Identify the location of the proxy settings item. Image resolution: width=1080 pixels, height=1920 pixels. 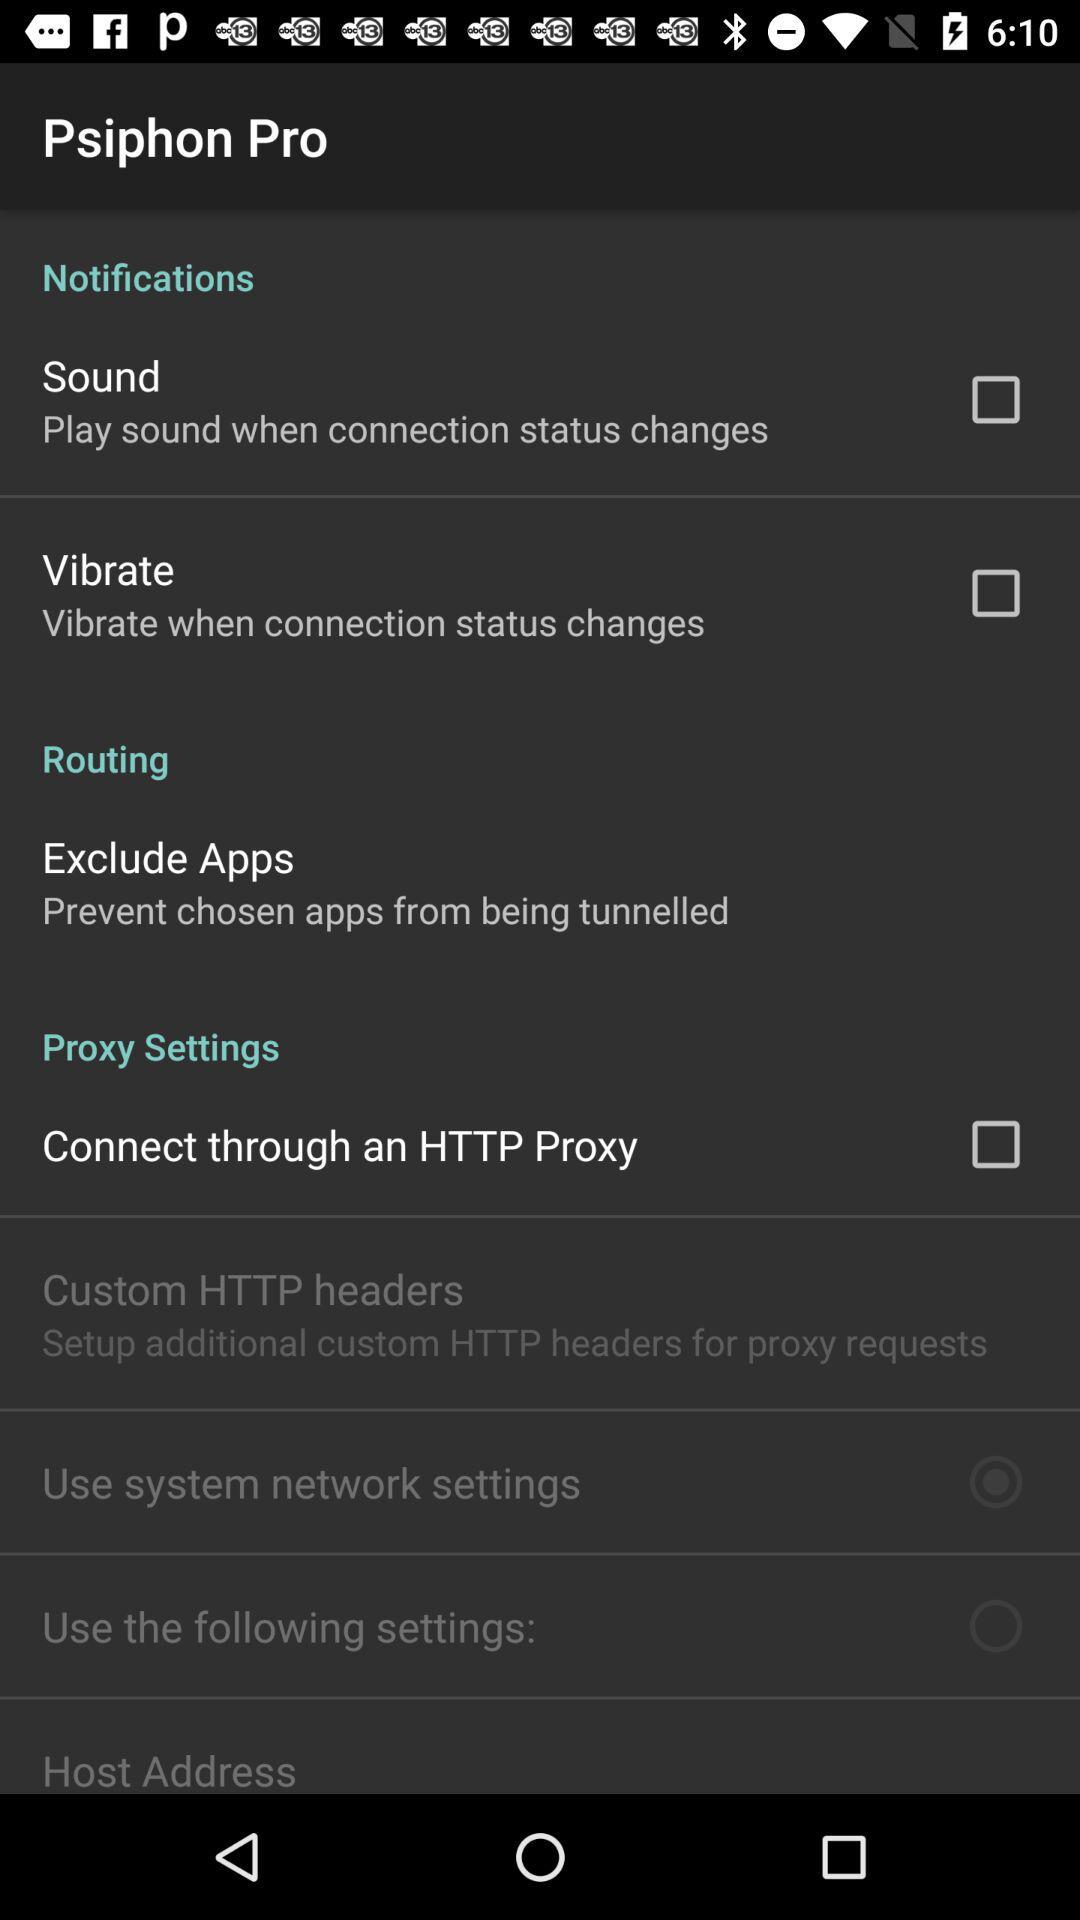
(540, 1025).